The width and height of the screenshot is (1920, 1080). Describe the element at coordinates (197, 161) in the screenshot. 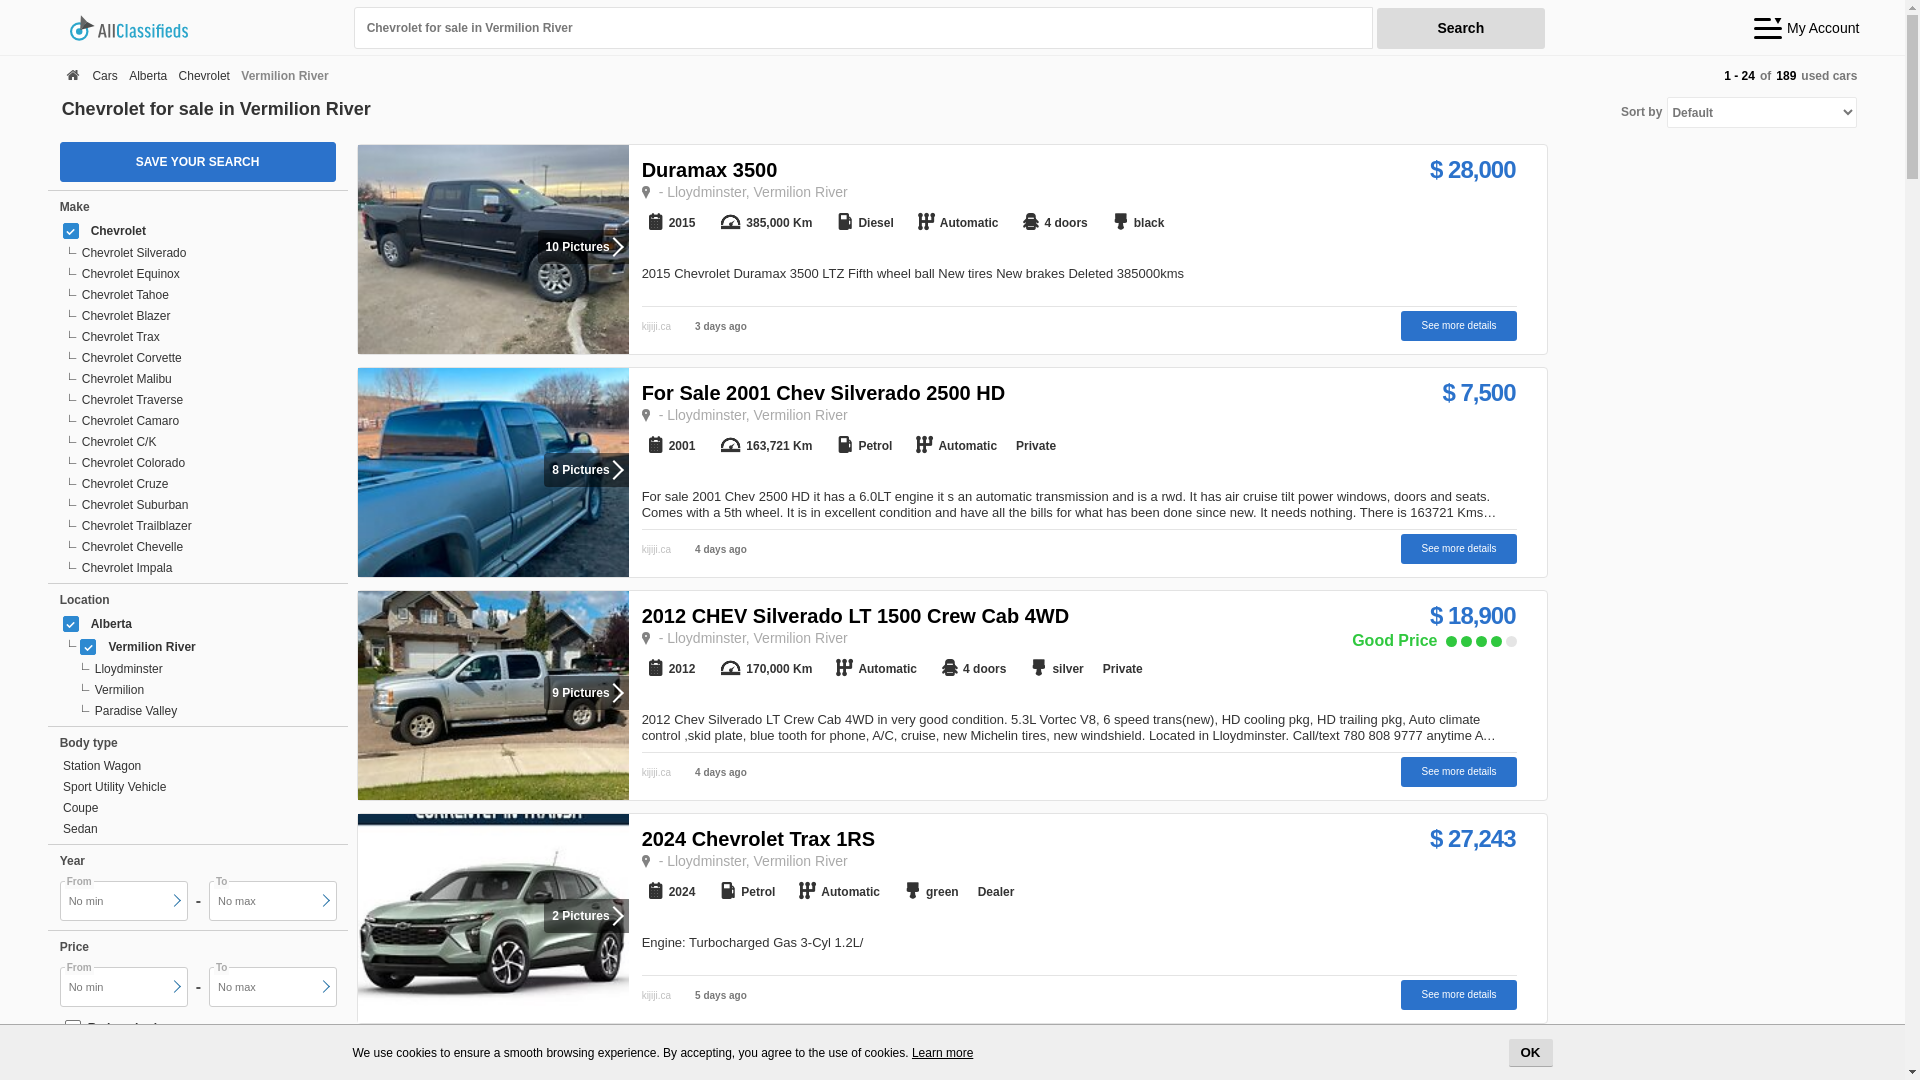

I see `'SAVE YOUR SEARCH'` at that location.